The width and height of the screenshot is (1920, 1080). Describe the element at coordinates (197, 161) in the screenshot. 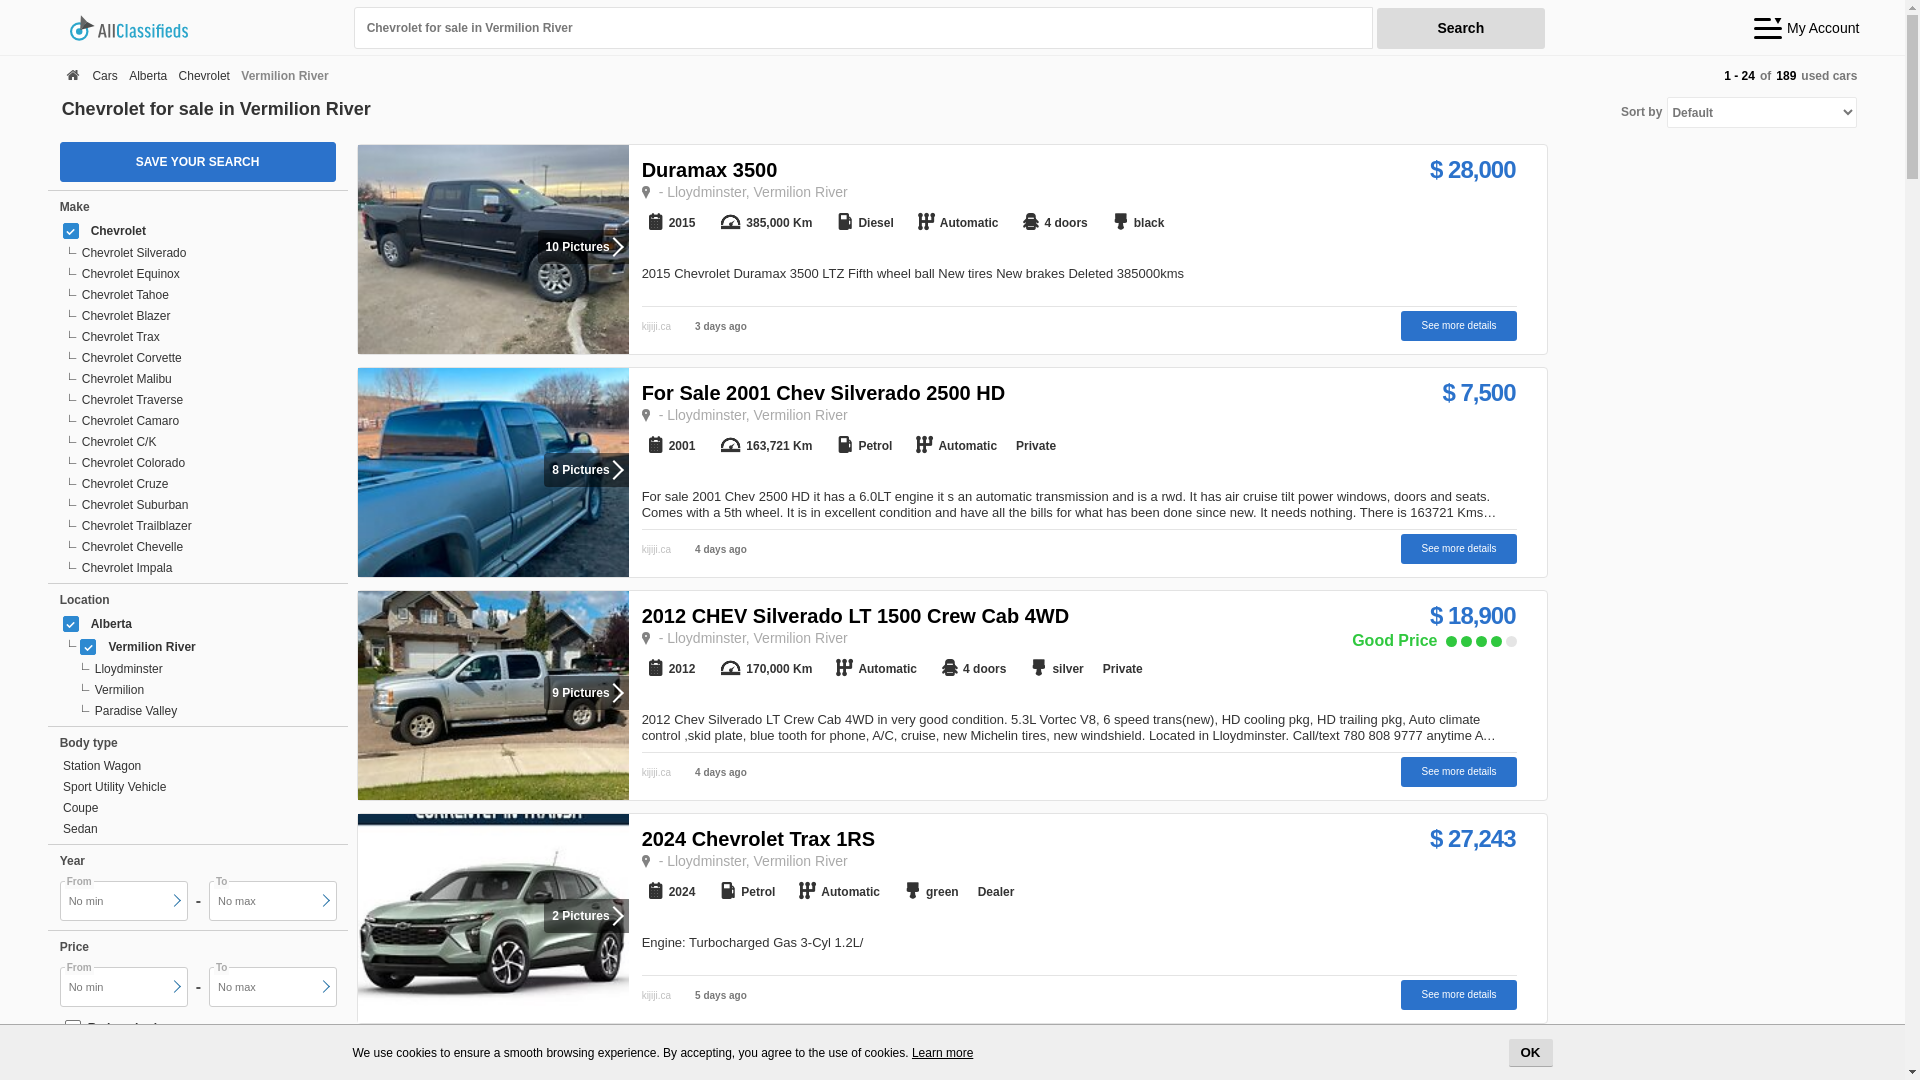

I see `'SAVE YOUR SEARCH'` at that location.